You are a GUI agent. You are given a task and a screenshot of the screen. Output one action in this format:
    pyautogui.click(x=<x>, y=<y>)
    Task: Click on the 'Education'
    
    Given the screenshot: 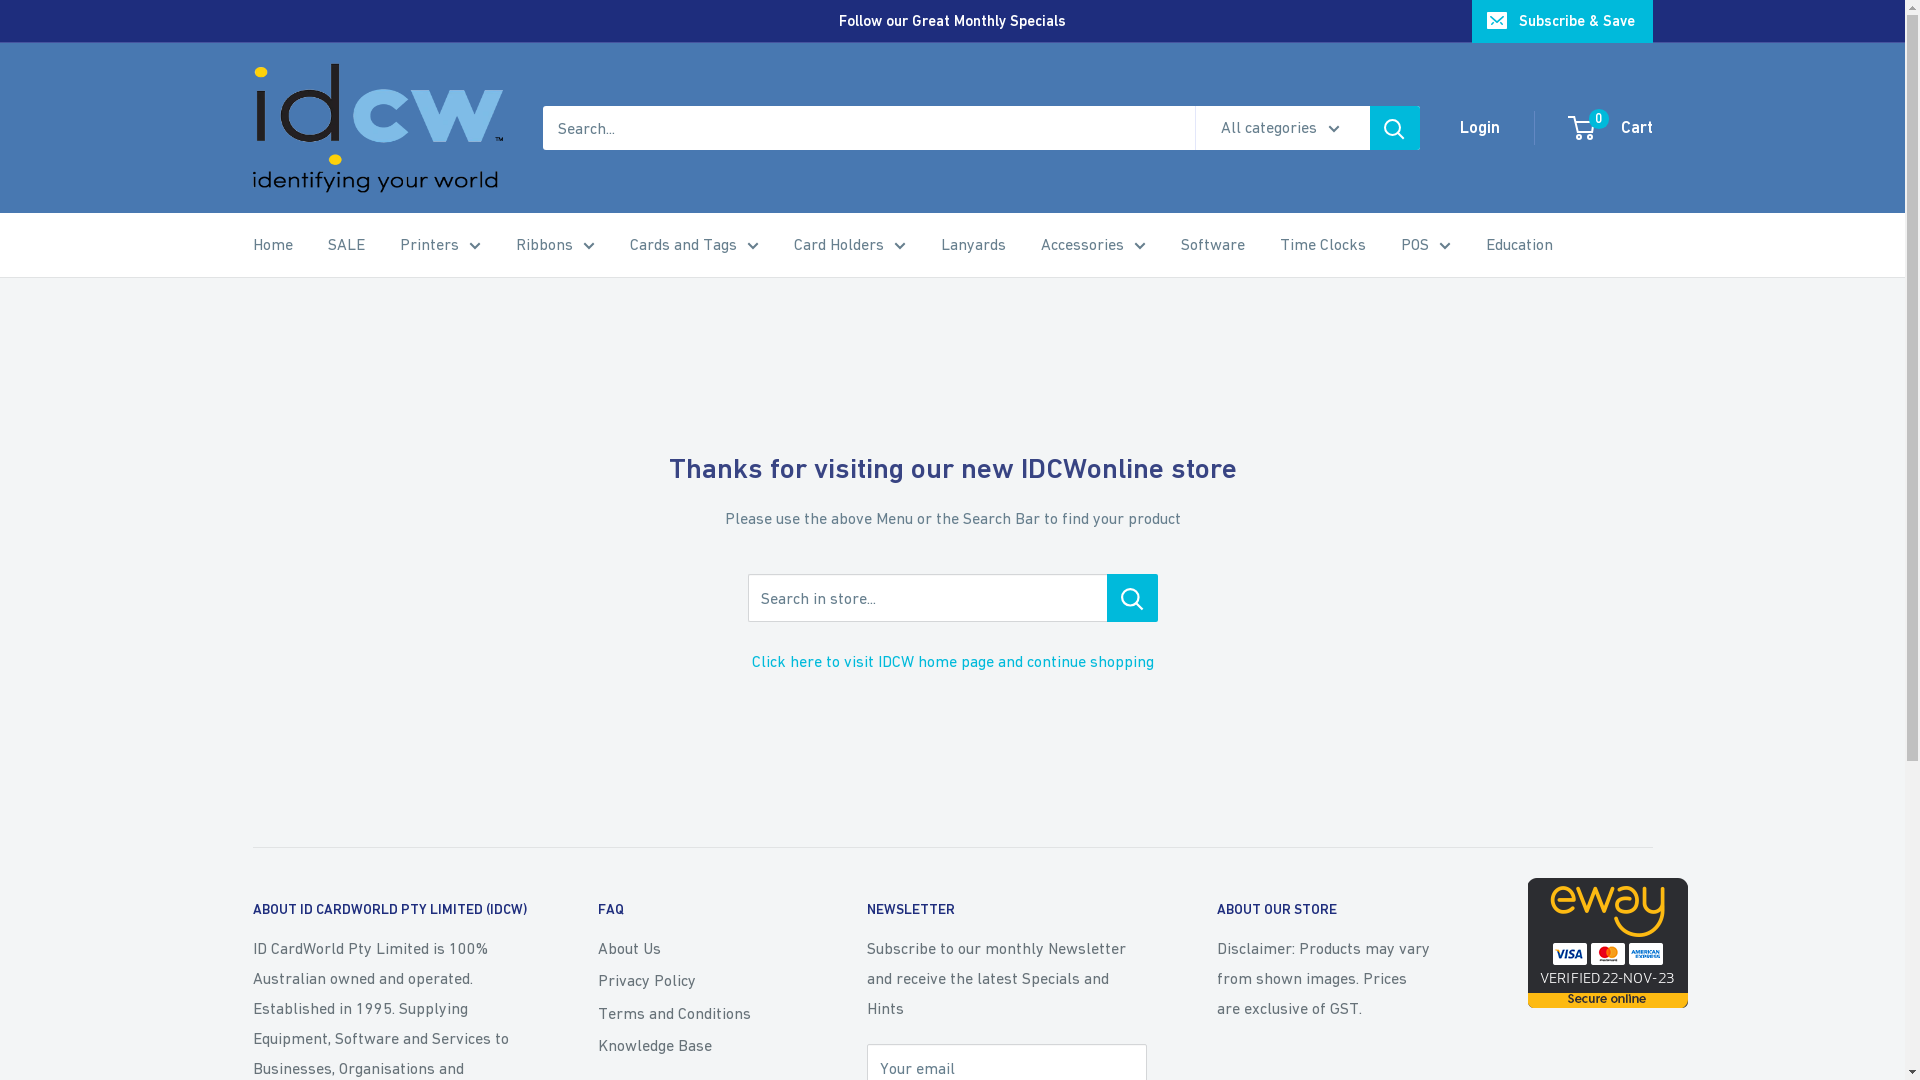 What is the action you would take?
    pyautogui.click(x=1486, y=244)
    